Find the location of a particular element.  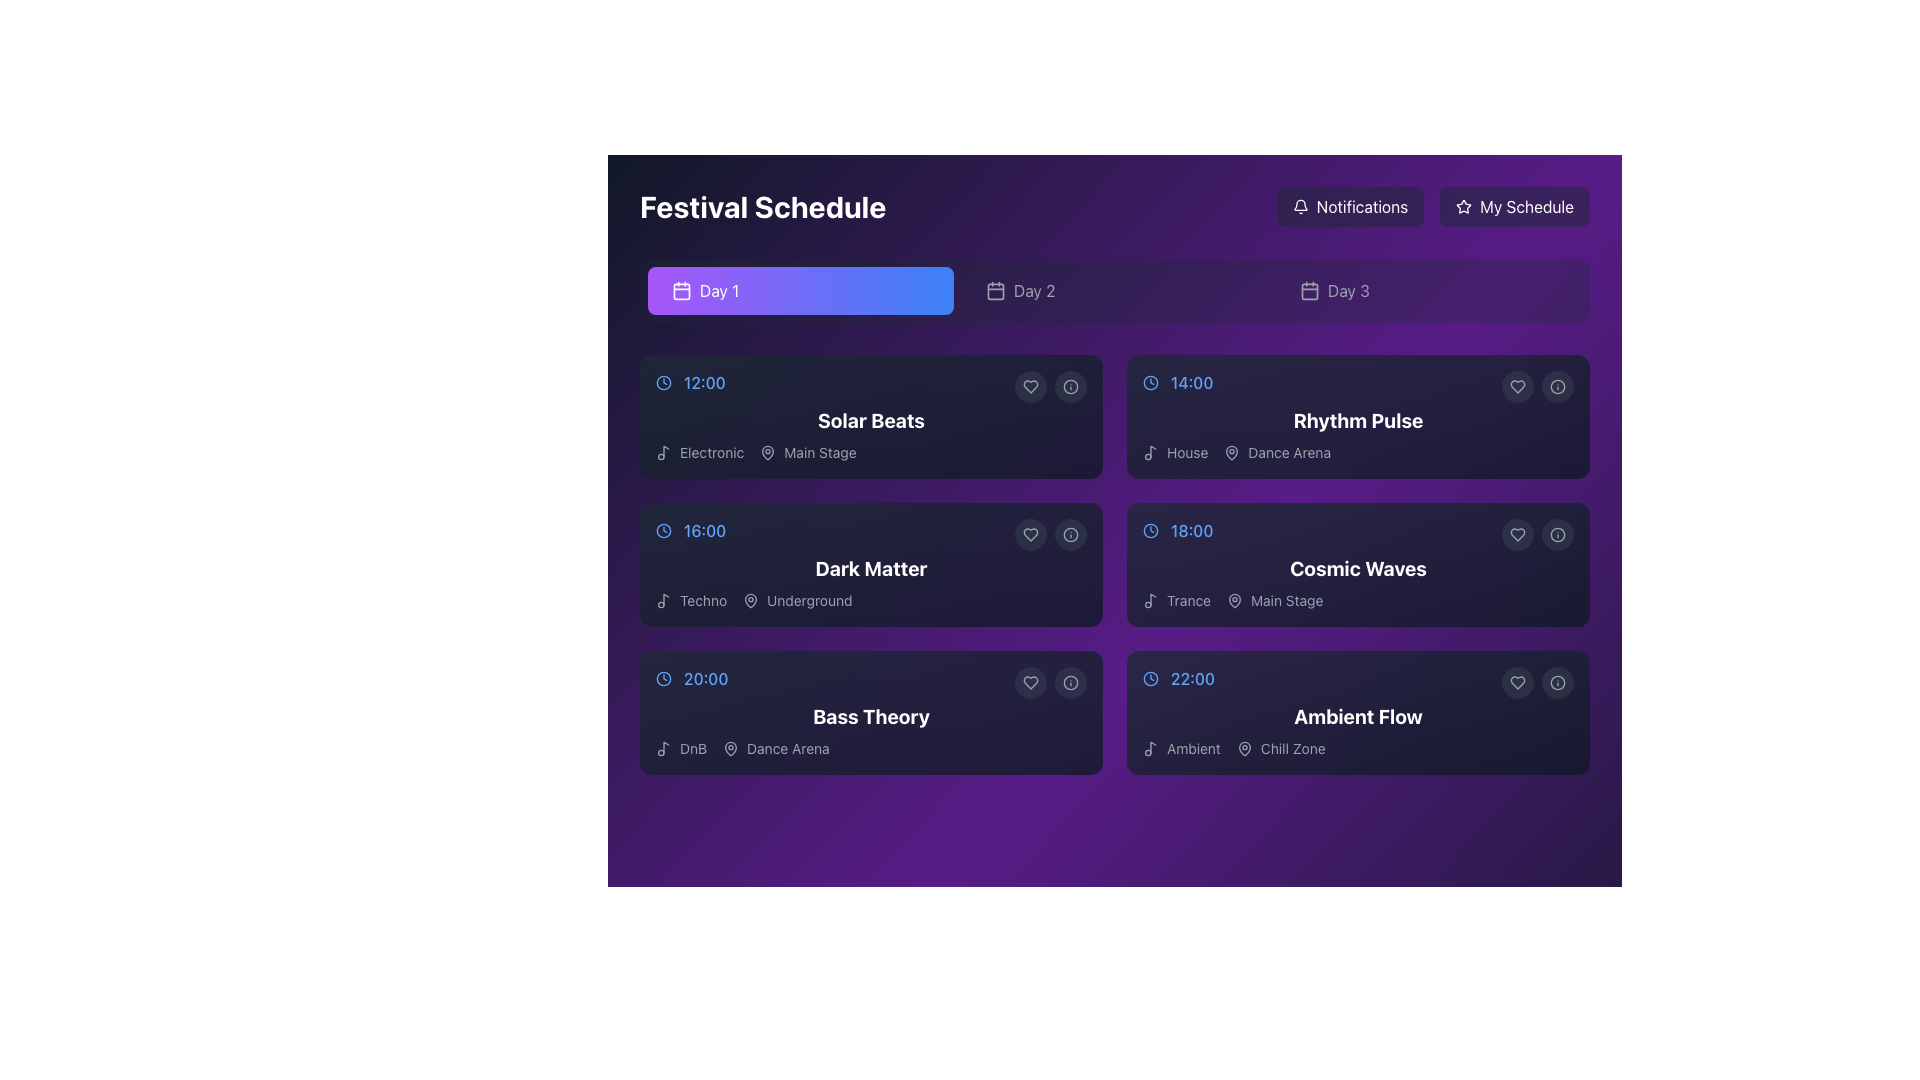

the text label indicating the music genre of the 'Dark Matter' event, located in the third row under the event box, adjacent to the musical note icon is located at coordinates (703, 600).